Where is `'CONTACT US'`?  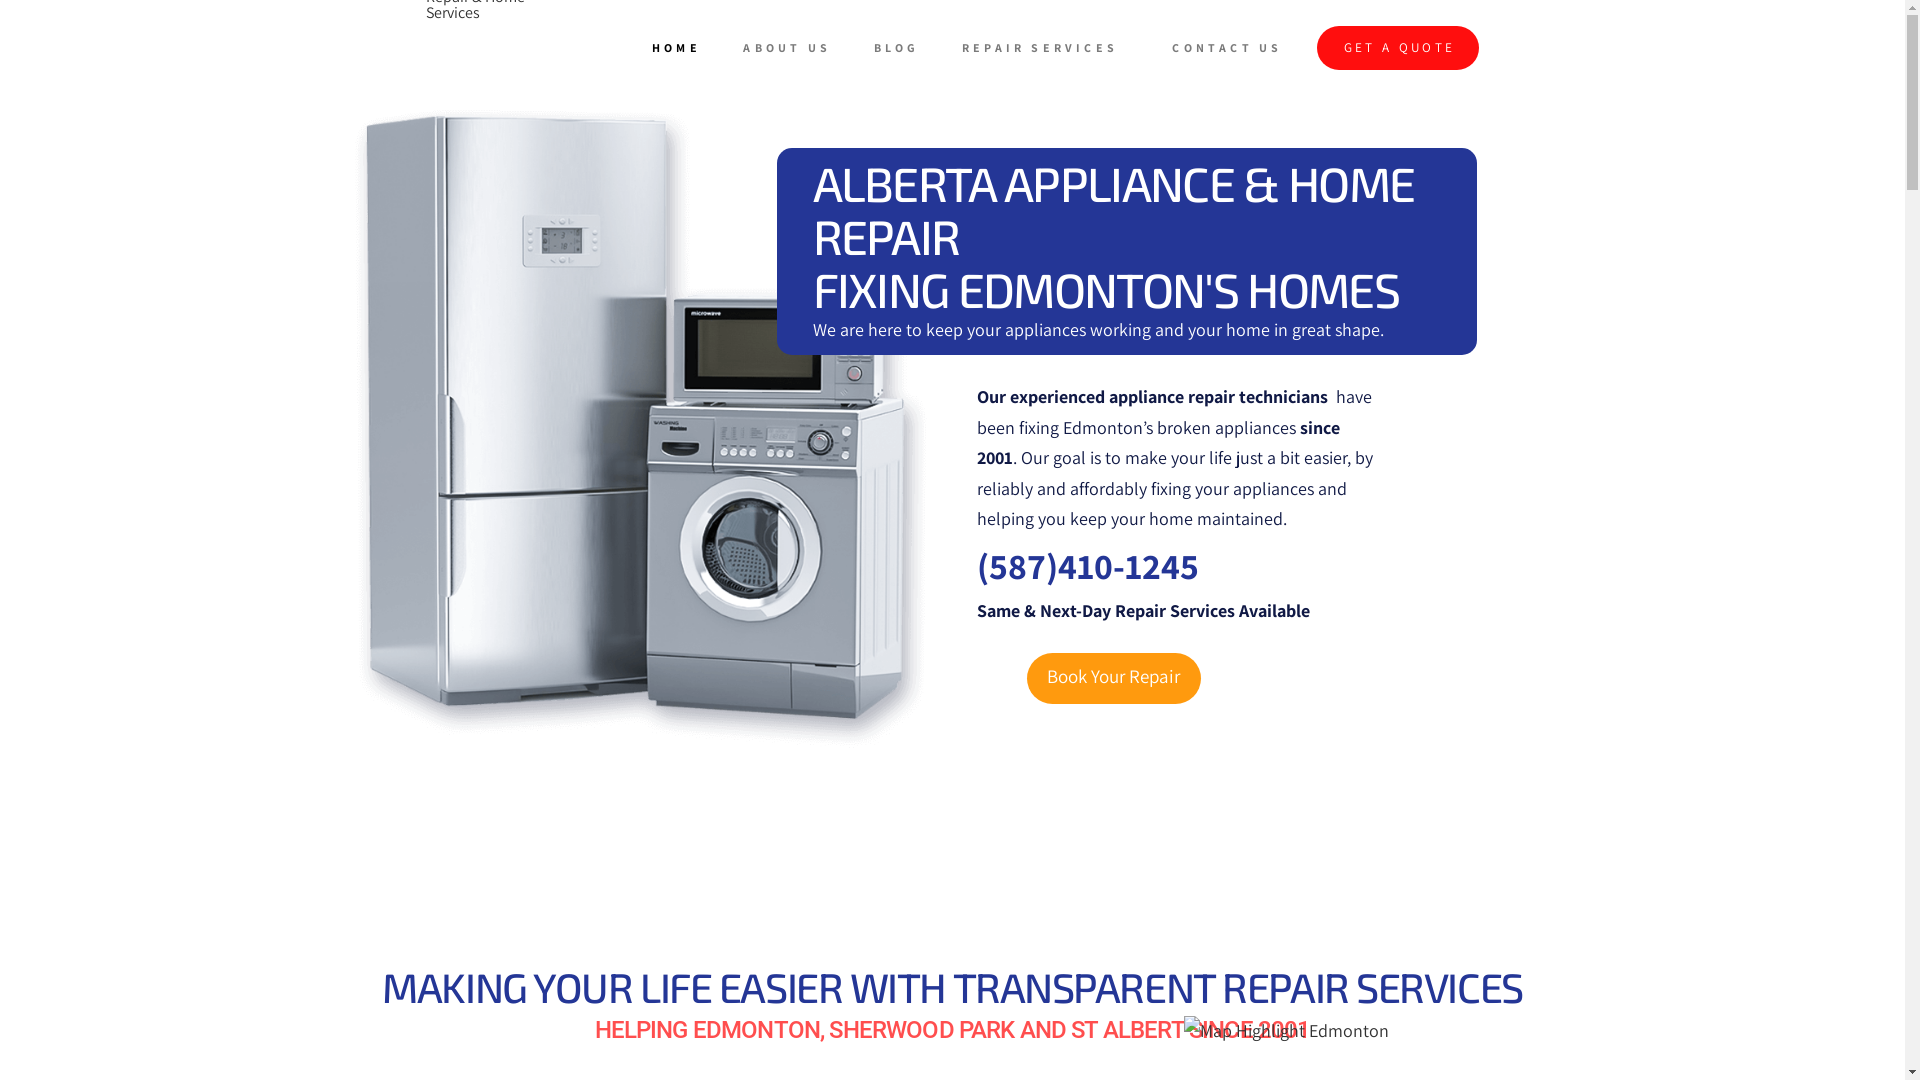 'CONTACT US' is located at coordinates (1230, 46).